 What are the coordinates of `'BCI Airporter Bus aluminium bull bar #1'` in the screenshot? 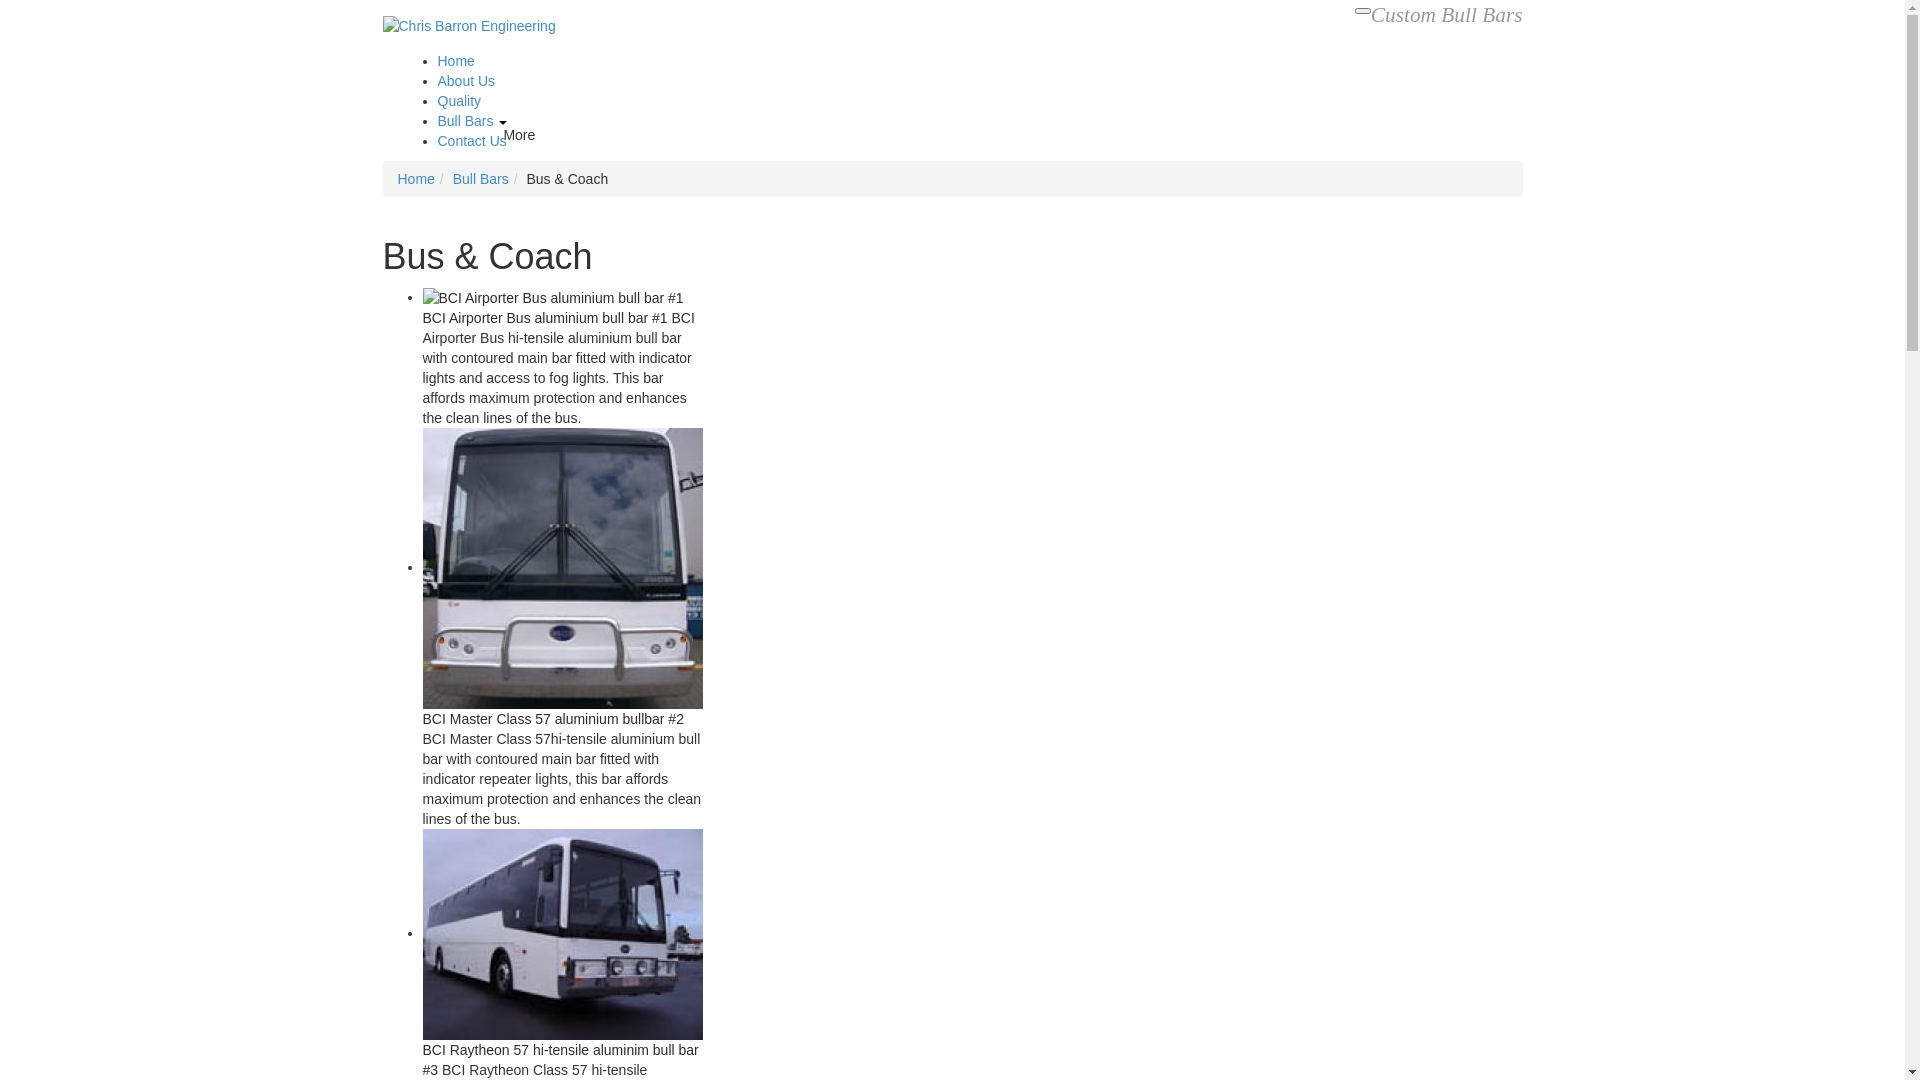 It's located at (544, 316).